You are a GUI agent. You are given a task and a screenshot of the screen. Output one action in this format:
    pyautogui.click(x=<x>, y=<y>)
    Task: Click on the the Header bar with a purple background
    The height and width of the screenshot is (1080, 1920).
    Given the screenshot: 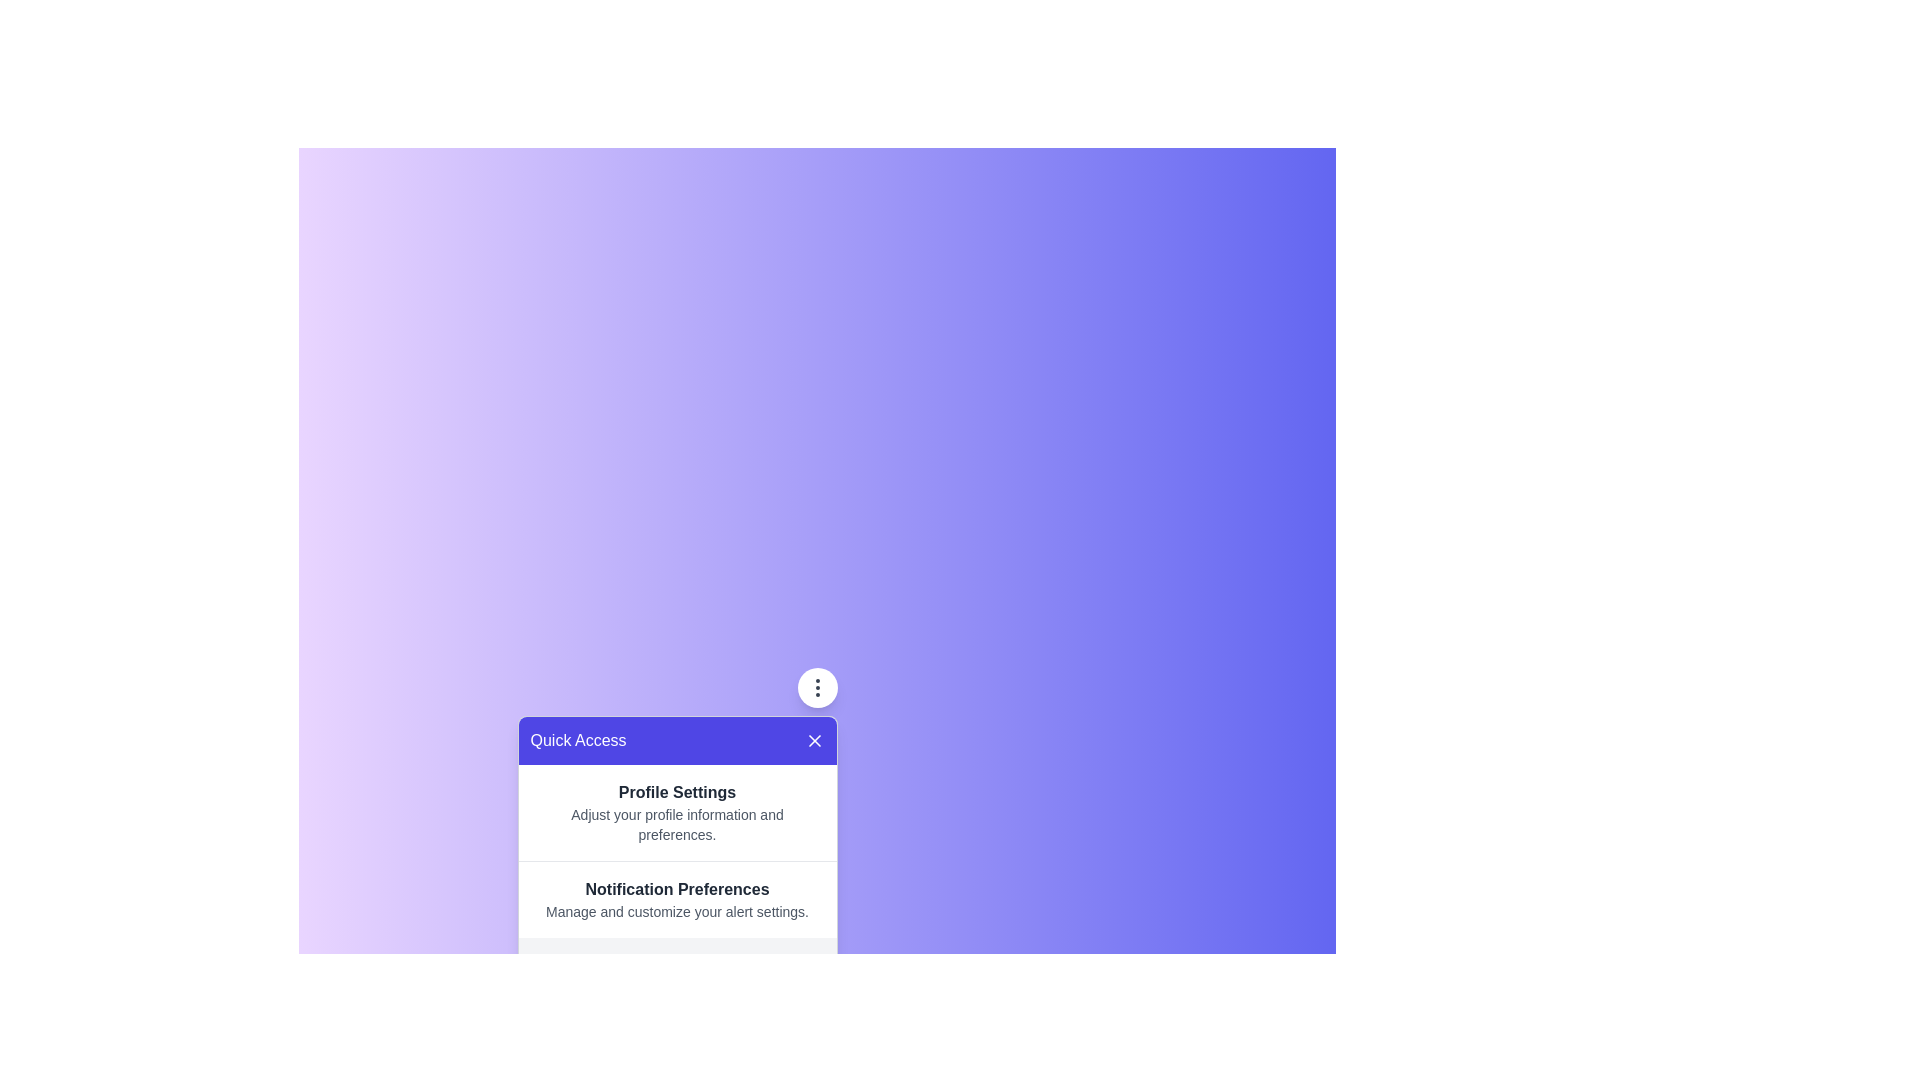 What is the action you would take?
    pyautogui.click(x=677, y=740)
    